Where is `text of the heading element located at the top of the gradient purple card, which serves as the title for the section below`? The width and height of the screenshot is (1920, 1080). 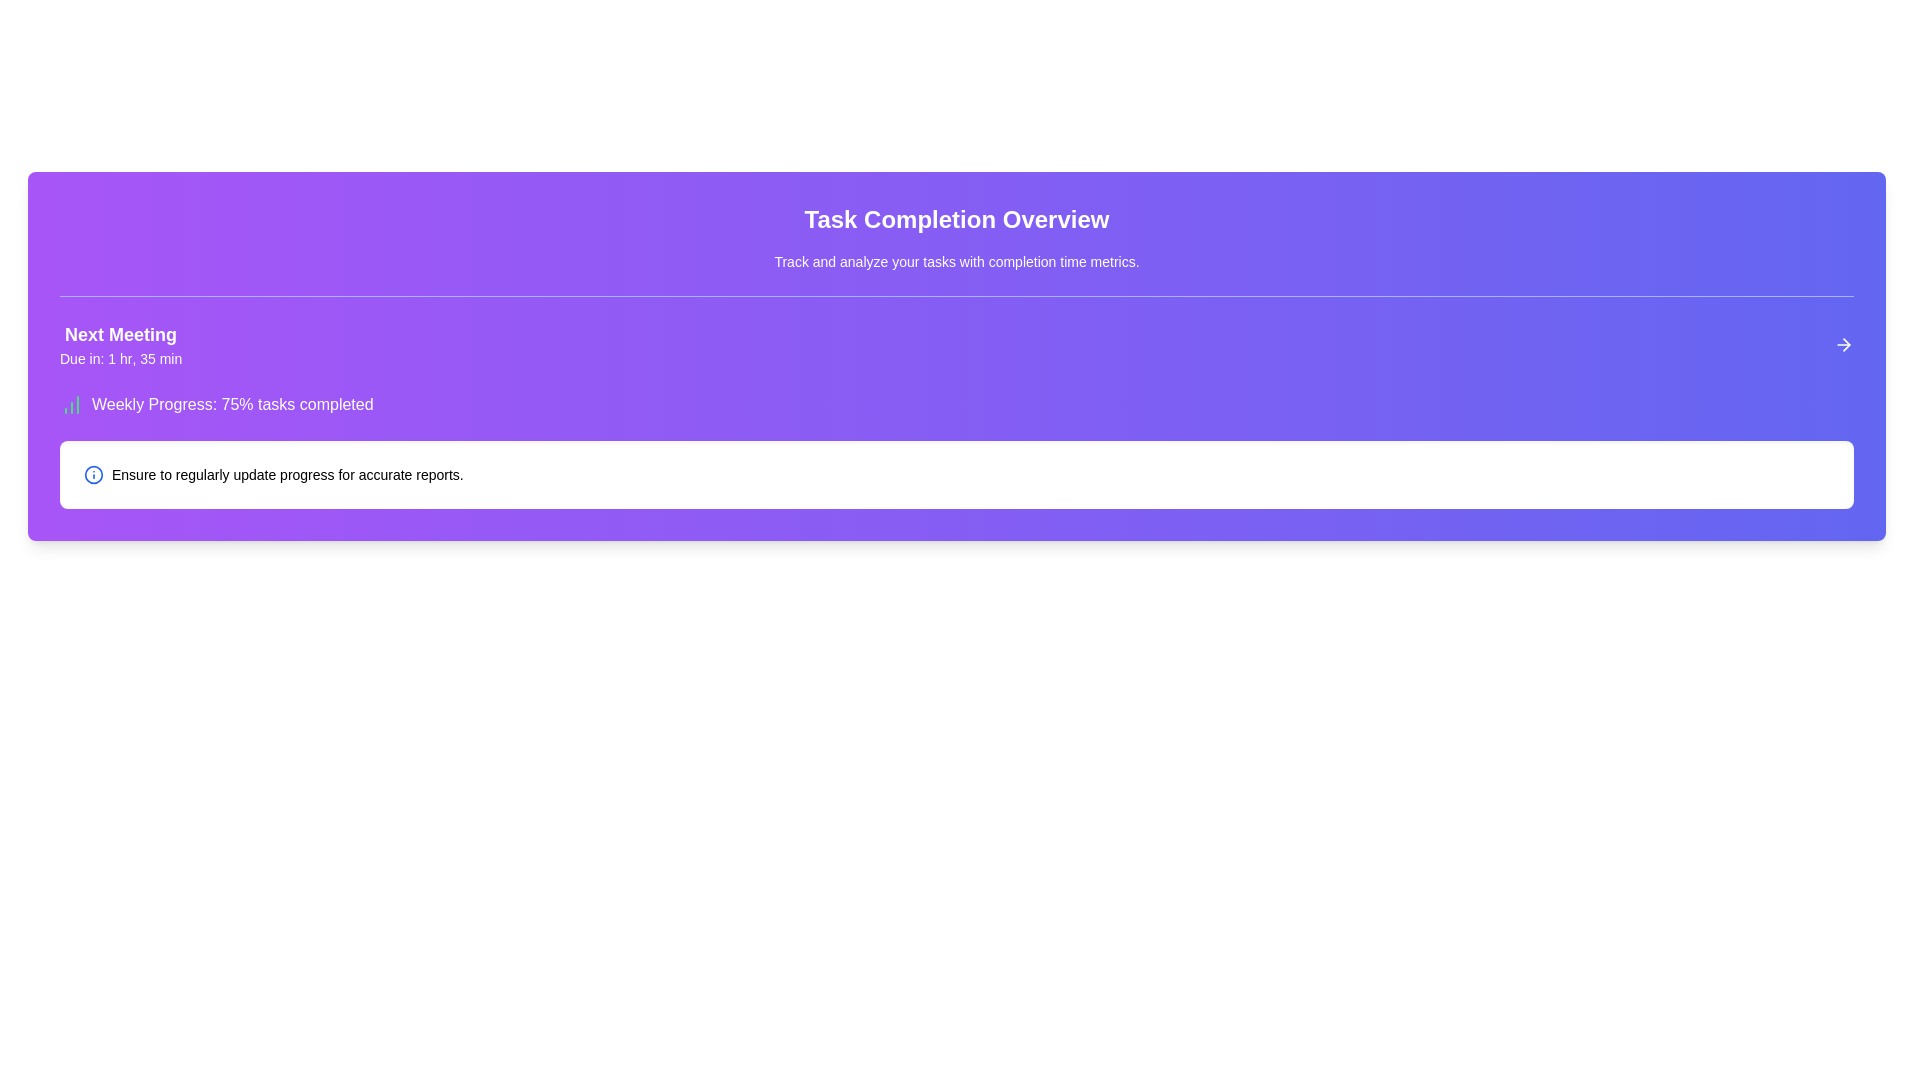 text of the heading element located at the top of the gradient purple card, which serves as the title for the section below is located at coordinates (955, 219).